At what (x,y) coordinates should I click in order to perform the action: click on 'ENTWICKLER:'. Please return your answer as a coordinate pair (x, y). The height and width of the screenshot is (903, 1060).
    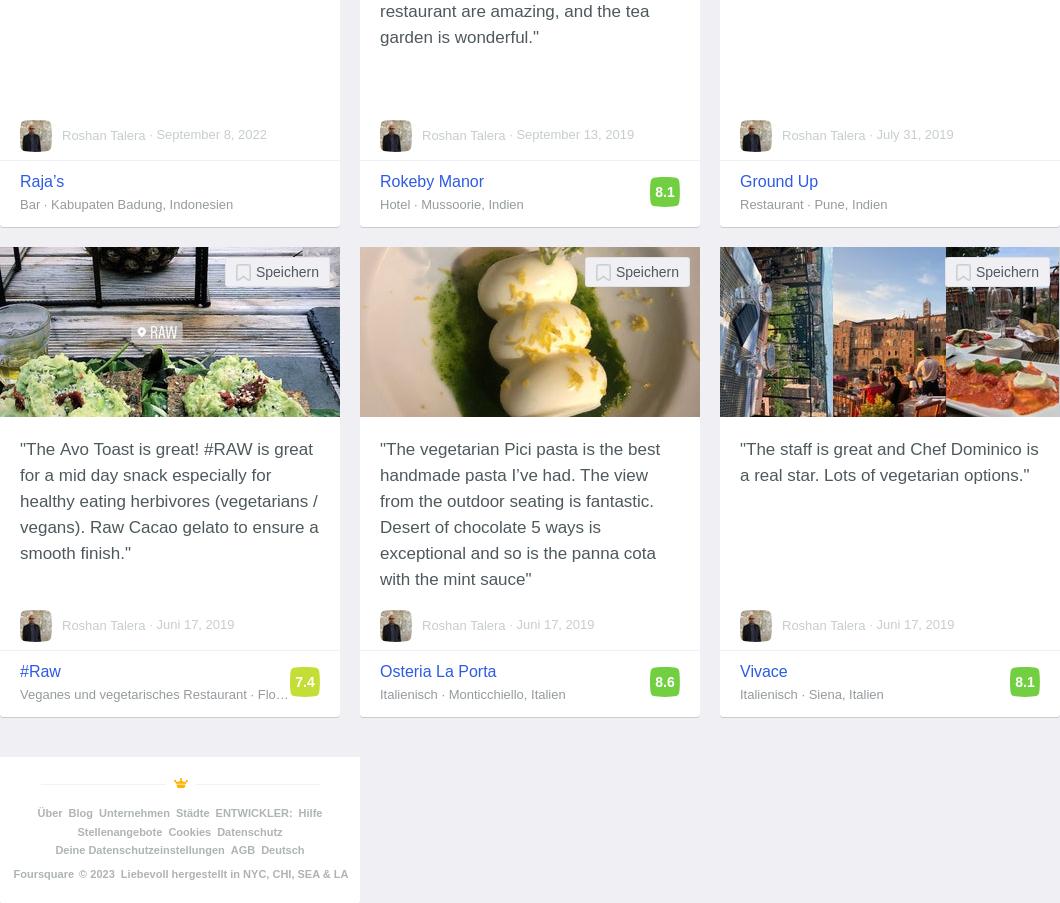
    Looking at the image, I should click on (252, 811).